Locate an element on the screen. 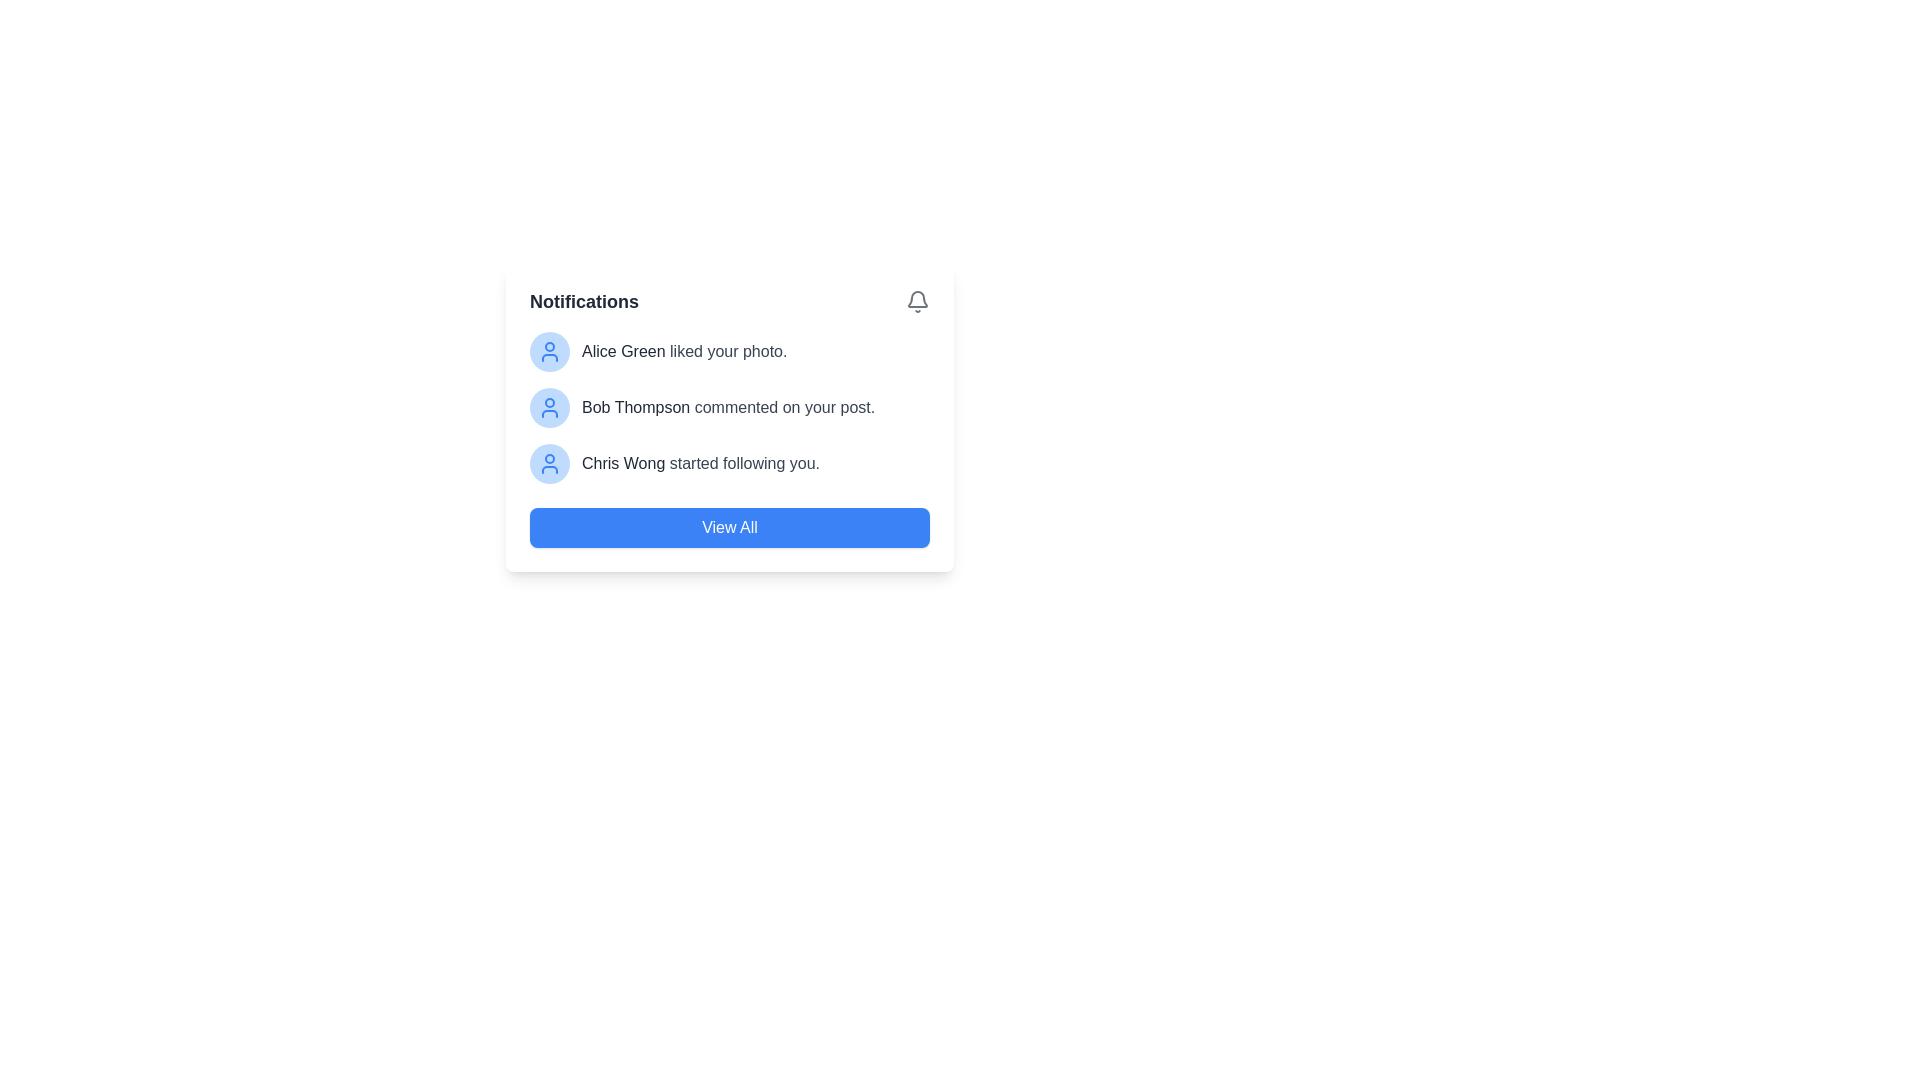 Image resolution: width=1920 pixels, height=1080 pixels. notification message indicating that 'Bob Thompson' has commented on a post, which is located in the second notification entry in the list, to the right of an avatar icon and above the 'View All' button is located at coordinates (727, 407).